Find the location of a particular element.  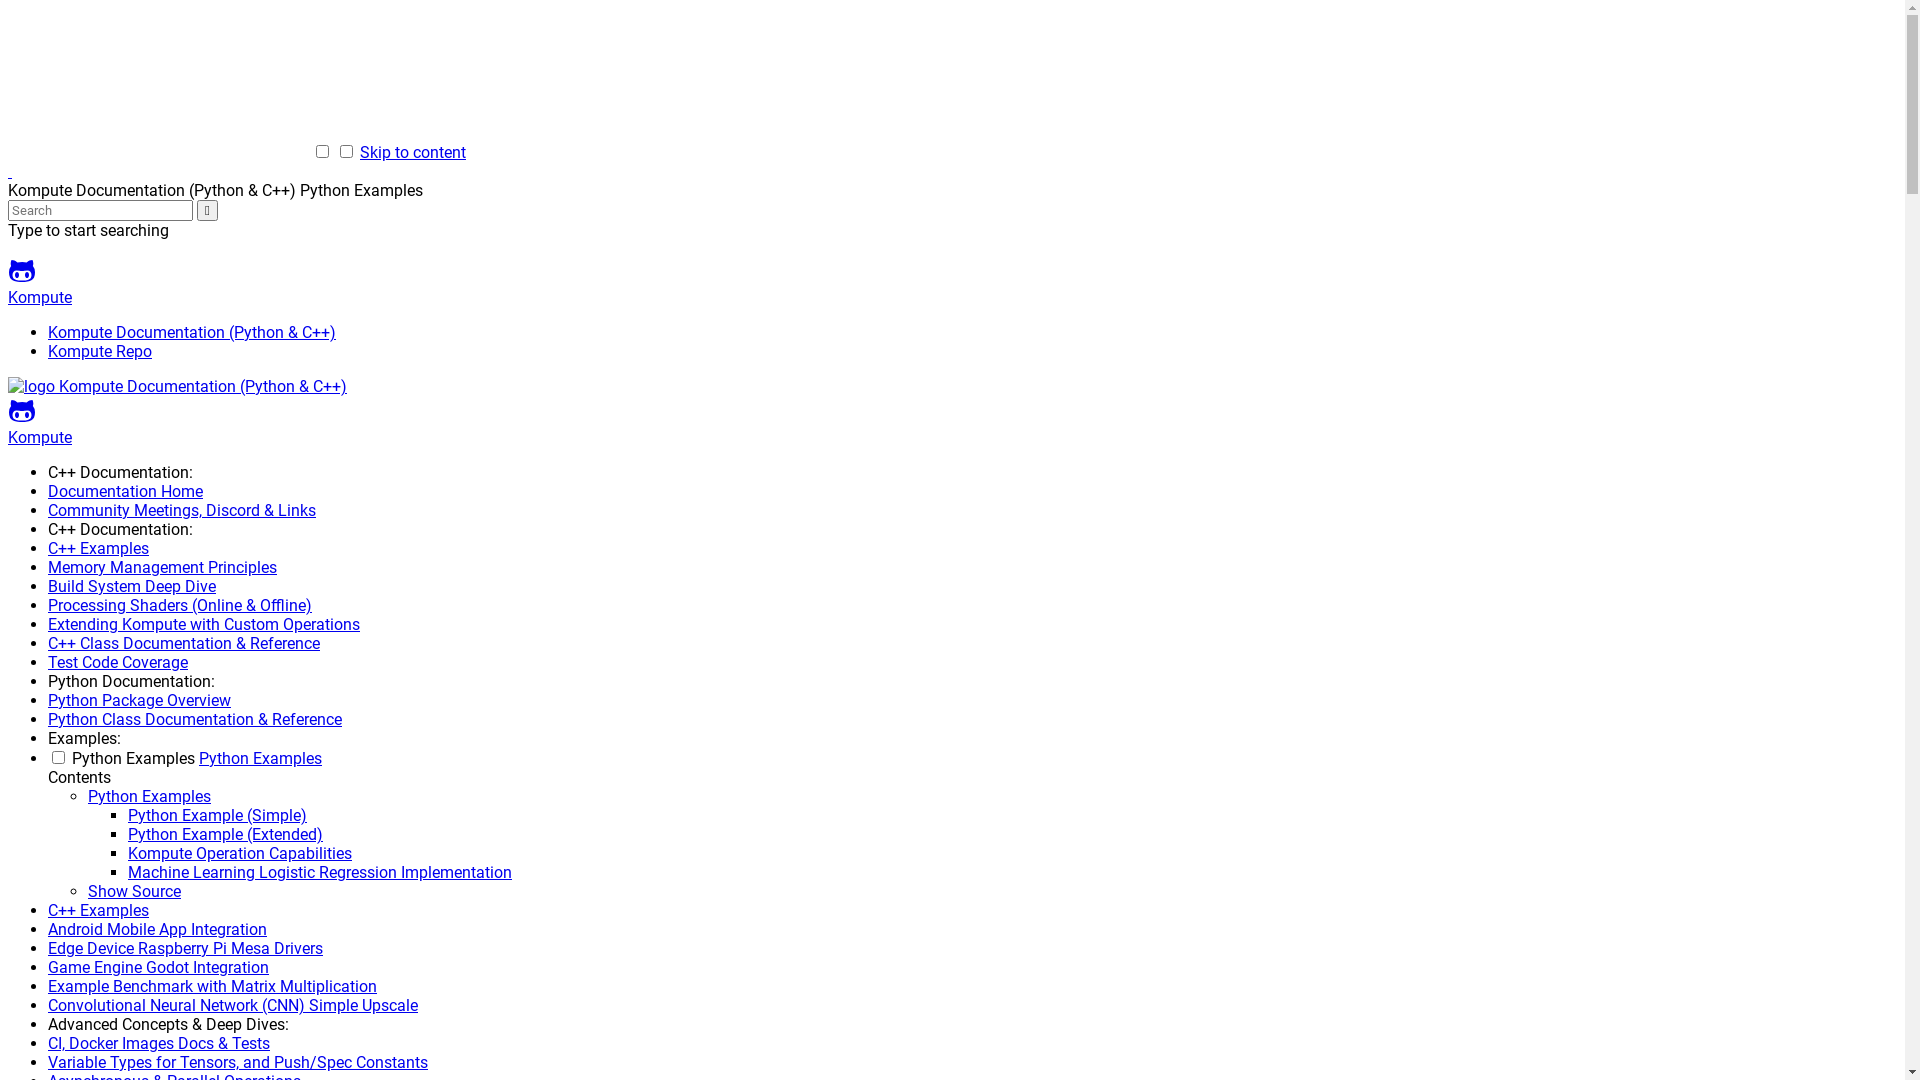

'Python Examples' is located at coordinates (86, 795).